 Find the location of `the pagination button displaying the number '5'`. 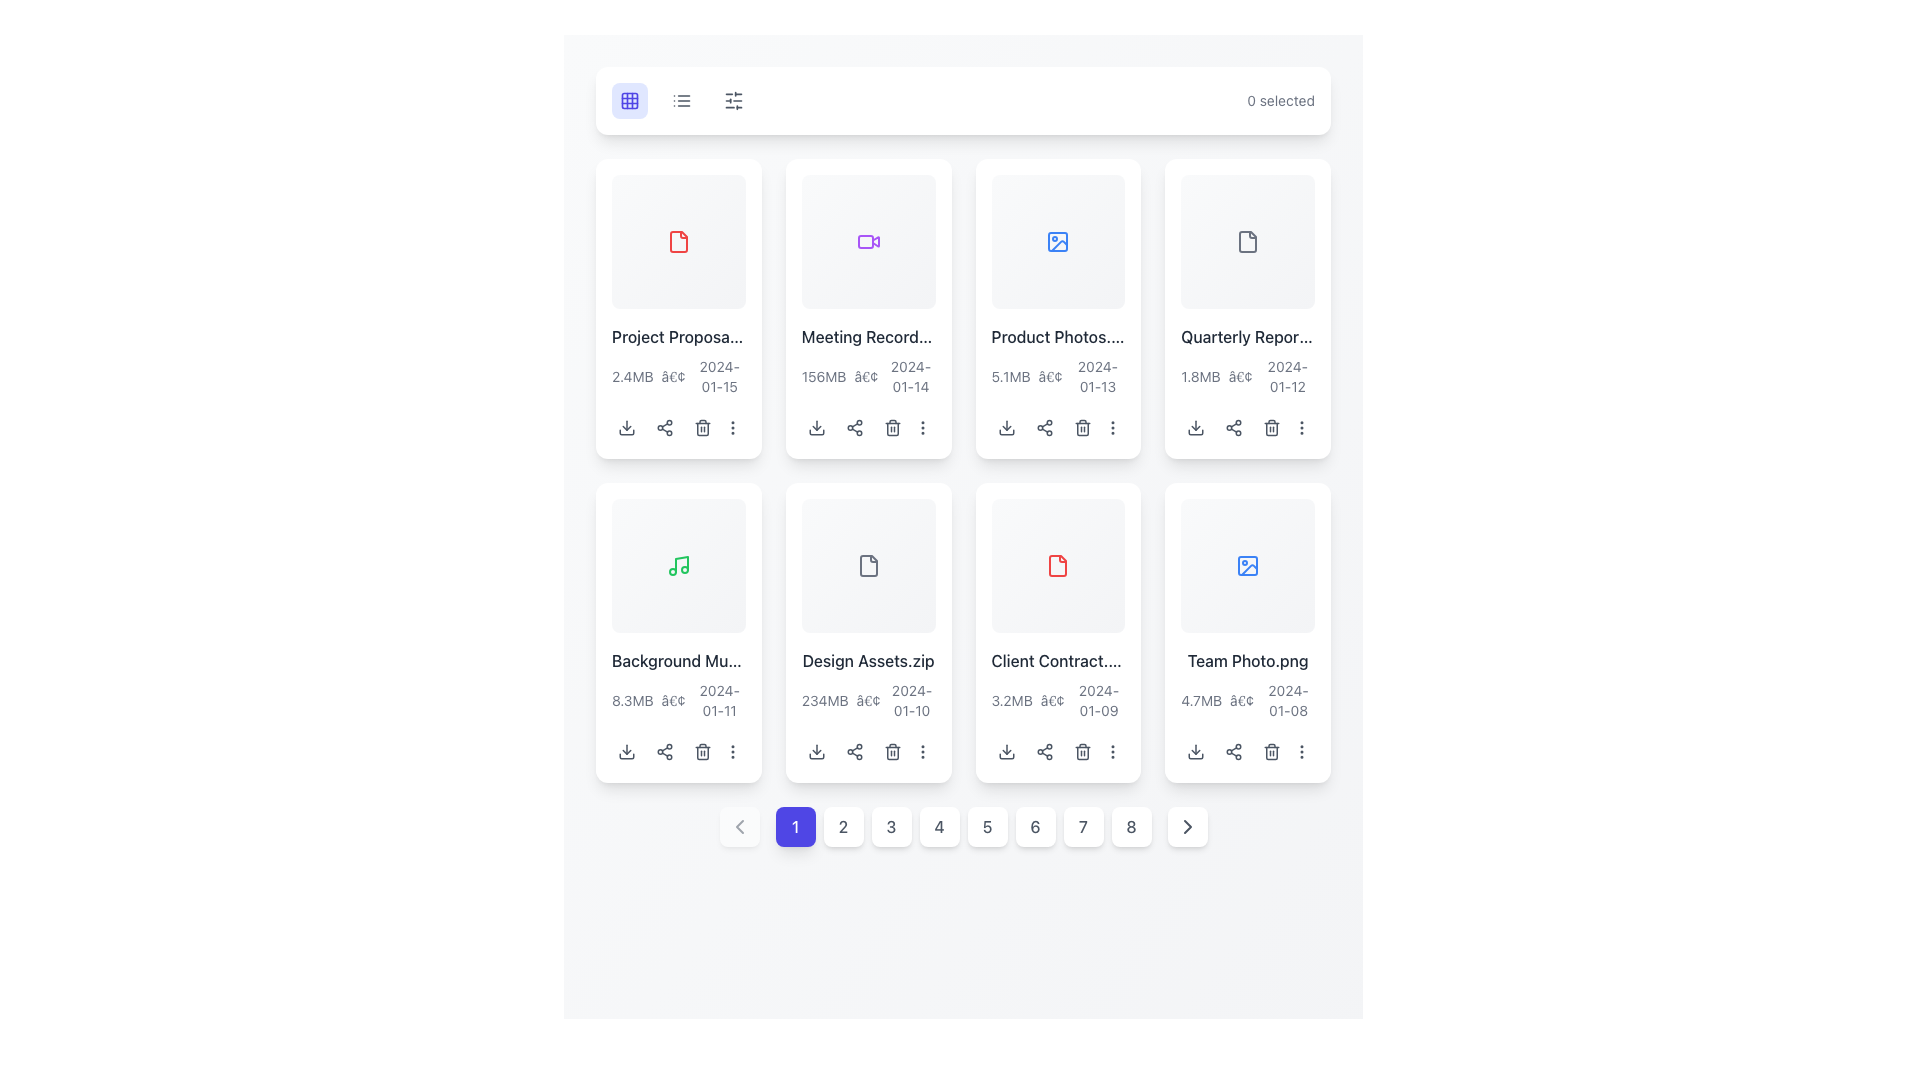

the pagination button displaying the number '5' is located at coordinates (963, 826).